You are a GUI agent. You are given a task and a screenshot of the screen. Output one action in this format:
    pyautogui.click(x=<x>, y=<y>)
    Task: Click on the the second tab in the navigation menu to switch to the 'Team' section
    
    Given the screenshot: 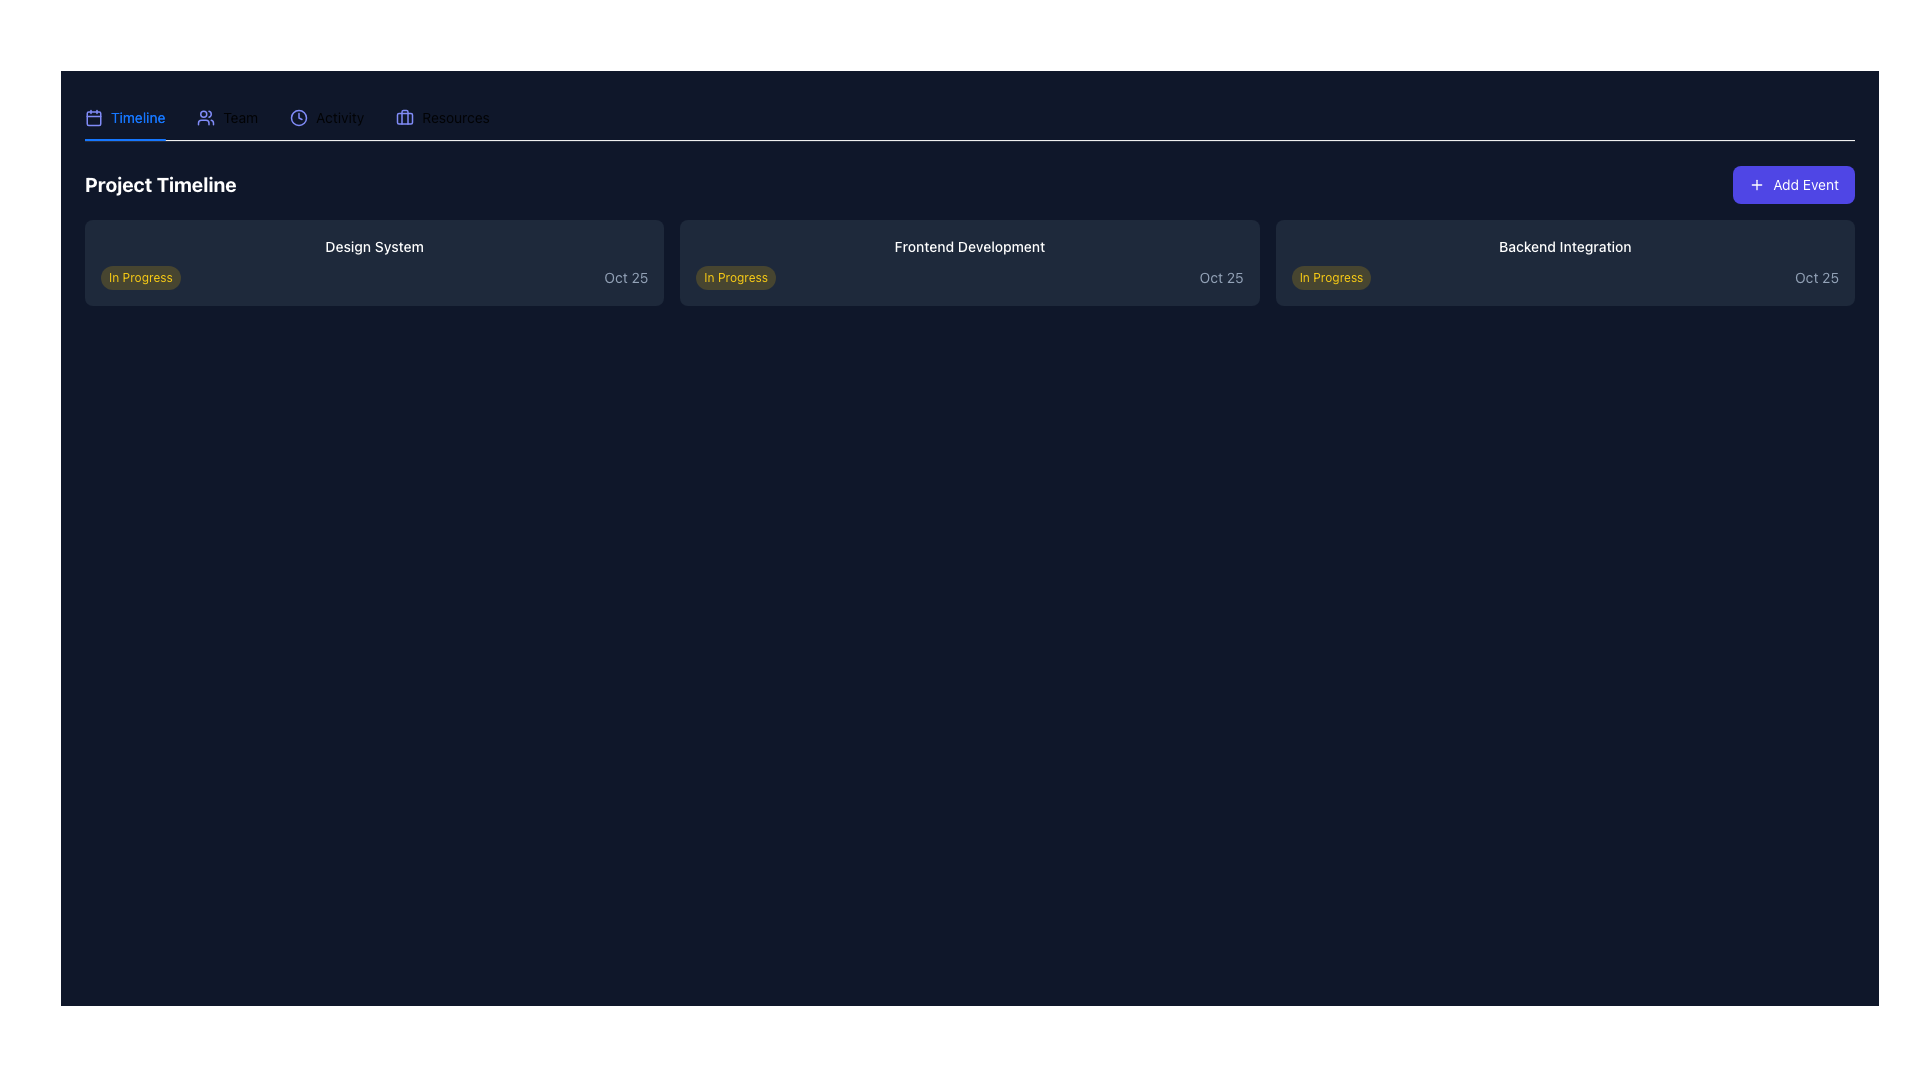 What is the action you would take?
    pyautogui.click(x=227, y=118)
    